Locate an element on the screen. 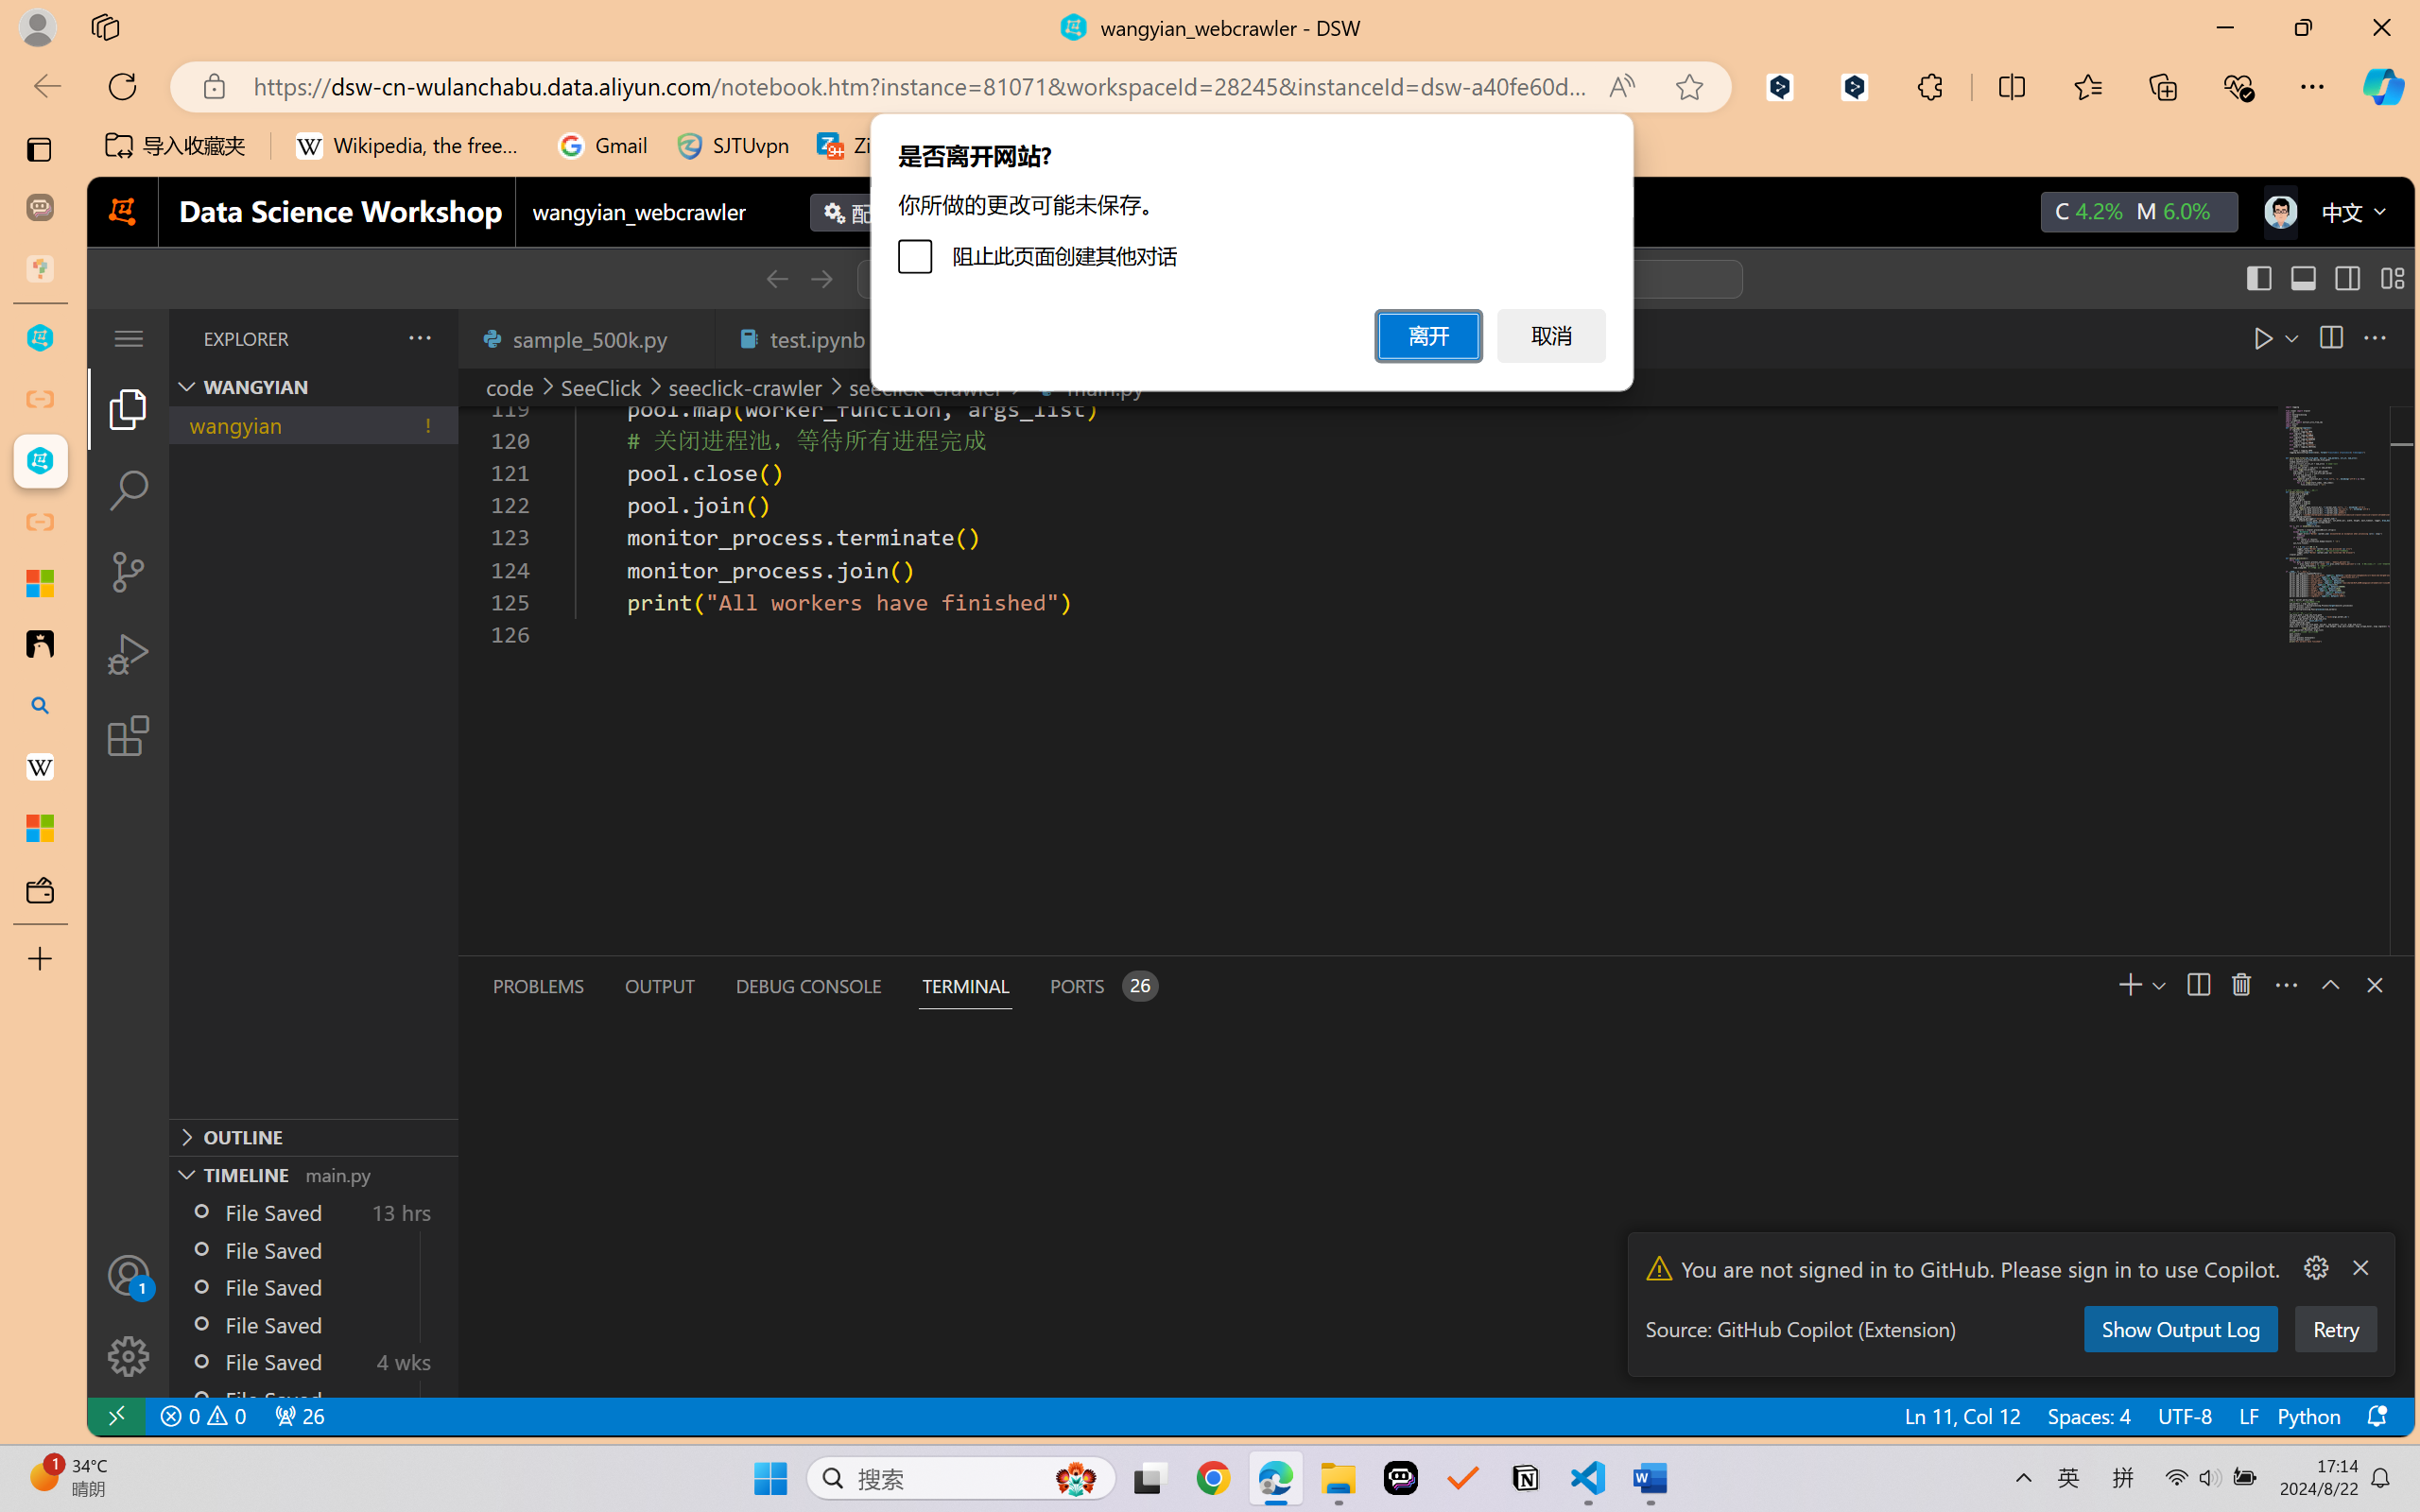  'Clear Notification (Delete)' is located at coordinates (2359, 1267).